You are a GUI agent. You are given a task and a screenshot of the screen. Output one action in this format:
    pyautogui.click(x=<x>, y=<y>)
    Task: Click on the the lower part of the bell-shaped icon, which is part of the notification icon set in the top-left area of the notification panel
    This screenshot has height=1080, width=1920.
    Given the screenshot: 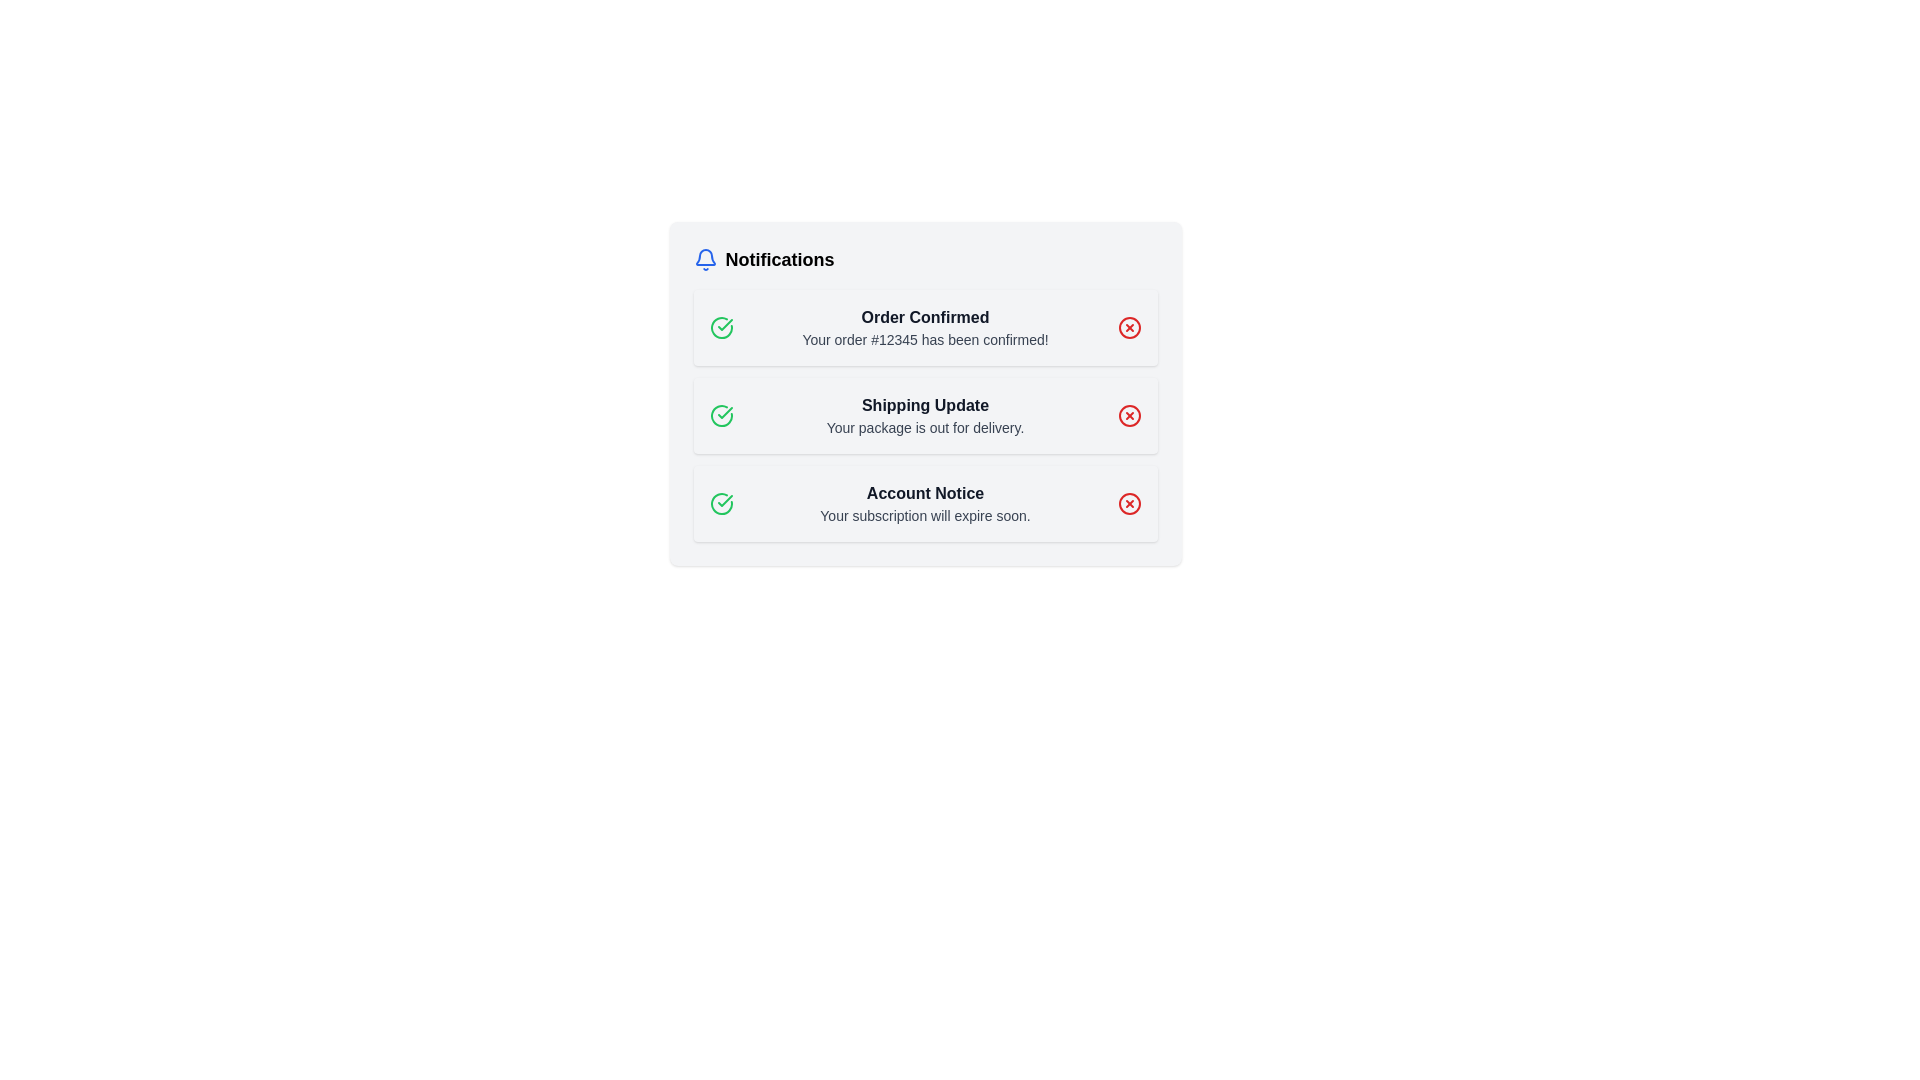 What is the action you would take?
    pyautogui.click(x=705, y=256)
    